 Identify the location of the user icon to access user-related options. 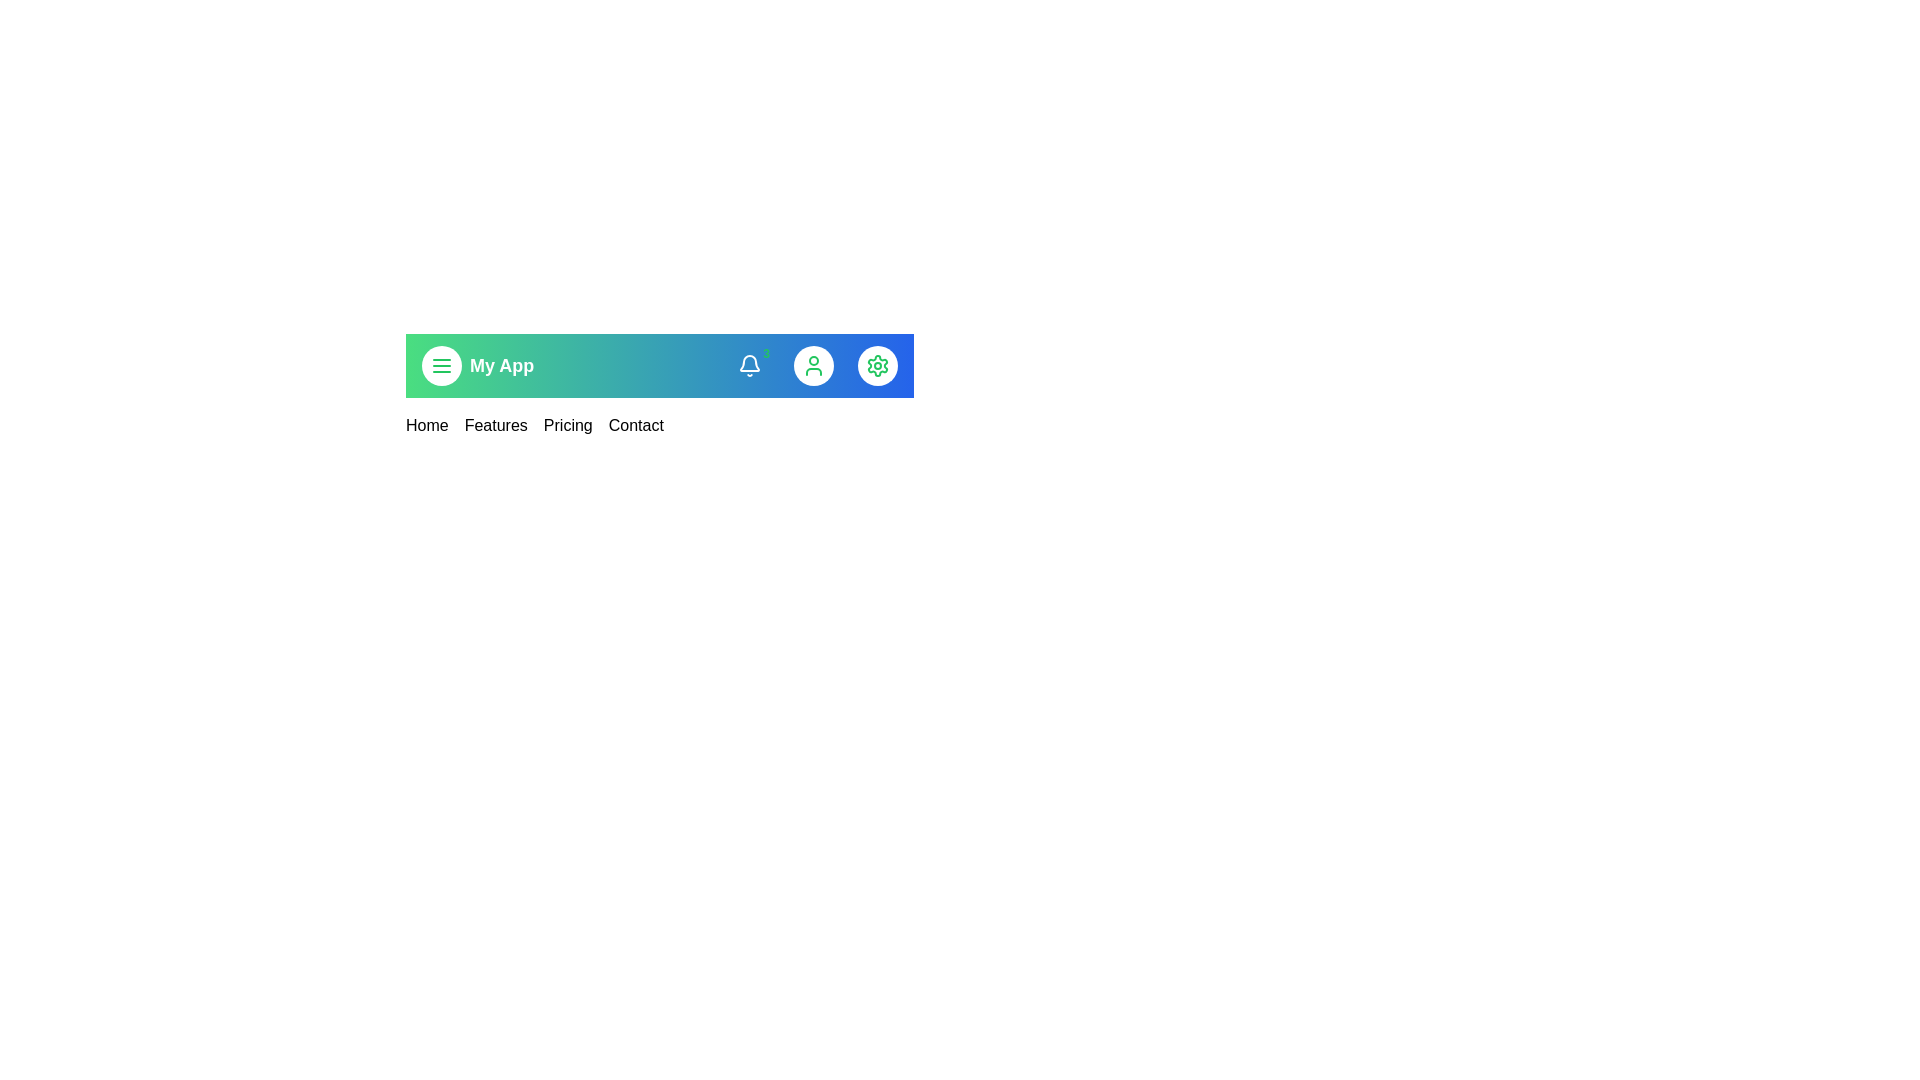
(814, 366).